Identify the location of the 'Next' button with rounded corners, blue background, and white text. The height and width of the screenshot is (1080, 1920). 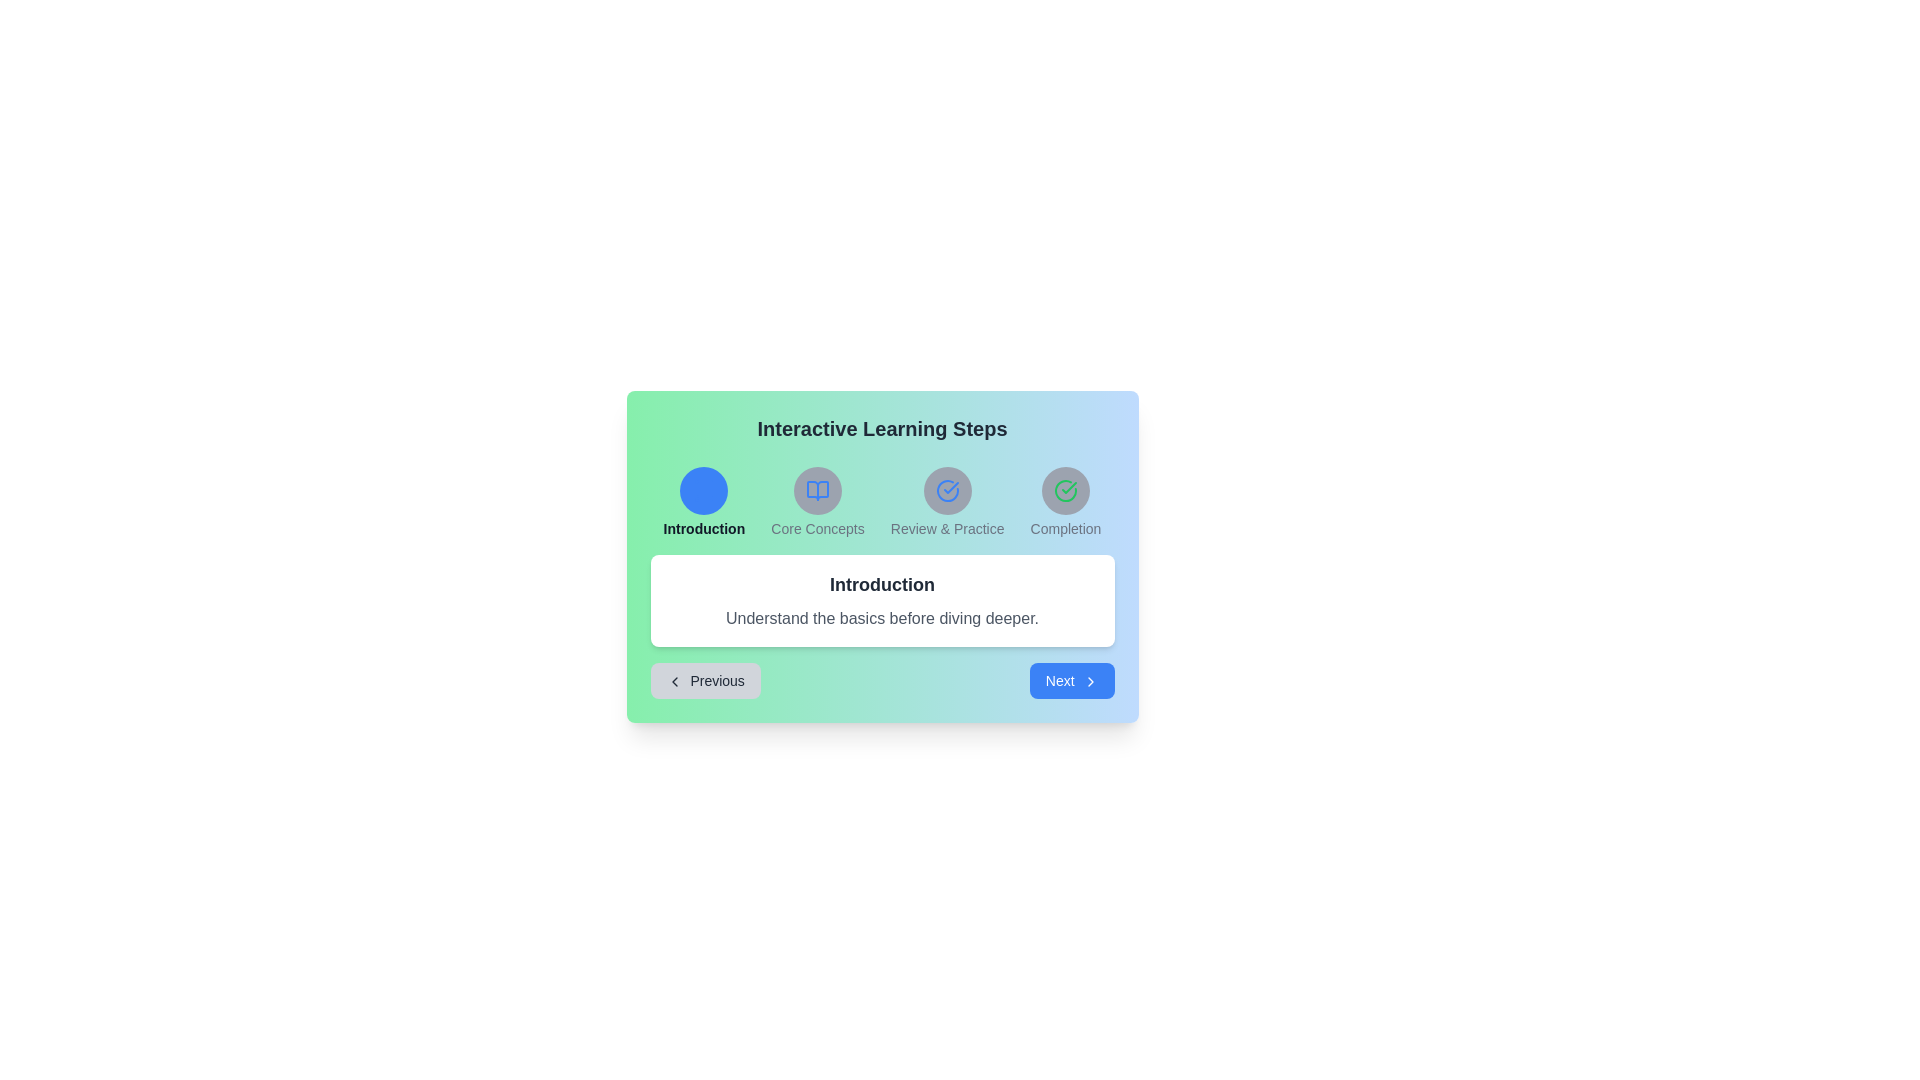
(1071, 680).